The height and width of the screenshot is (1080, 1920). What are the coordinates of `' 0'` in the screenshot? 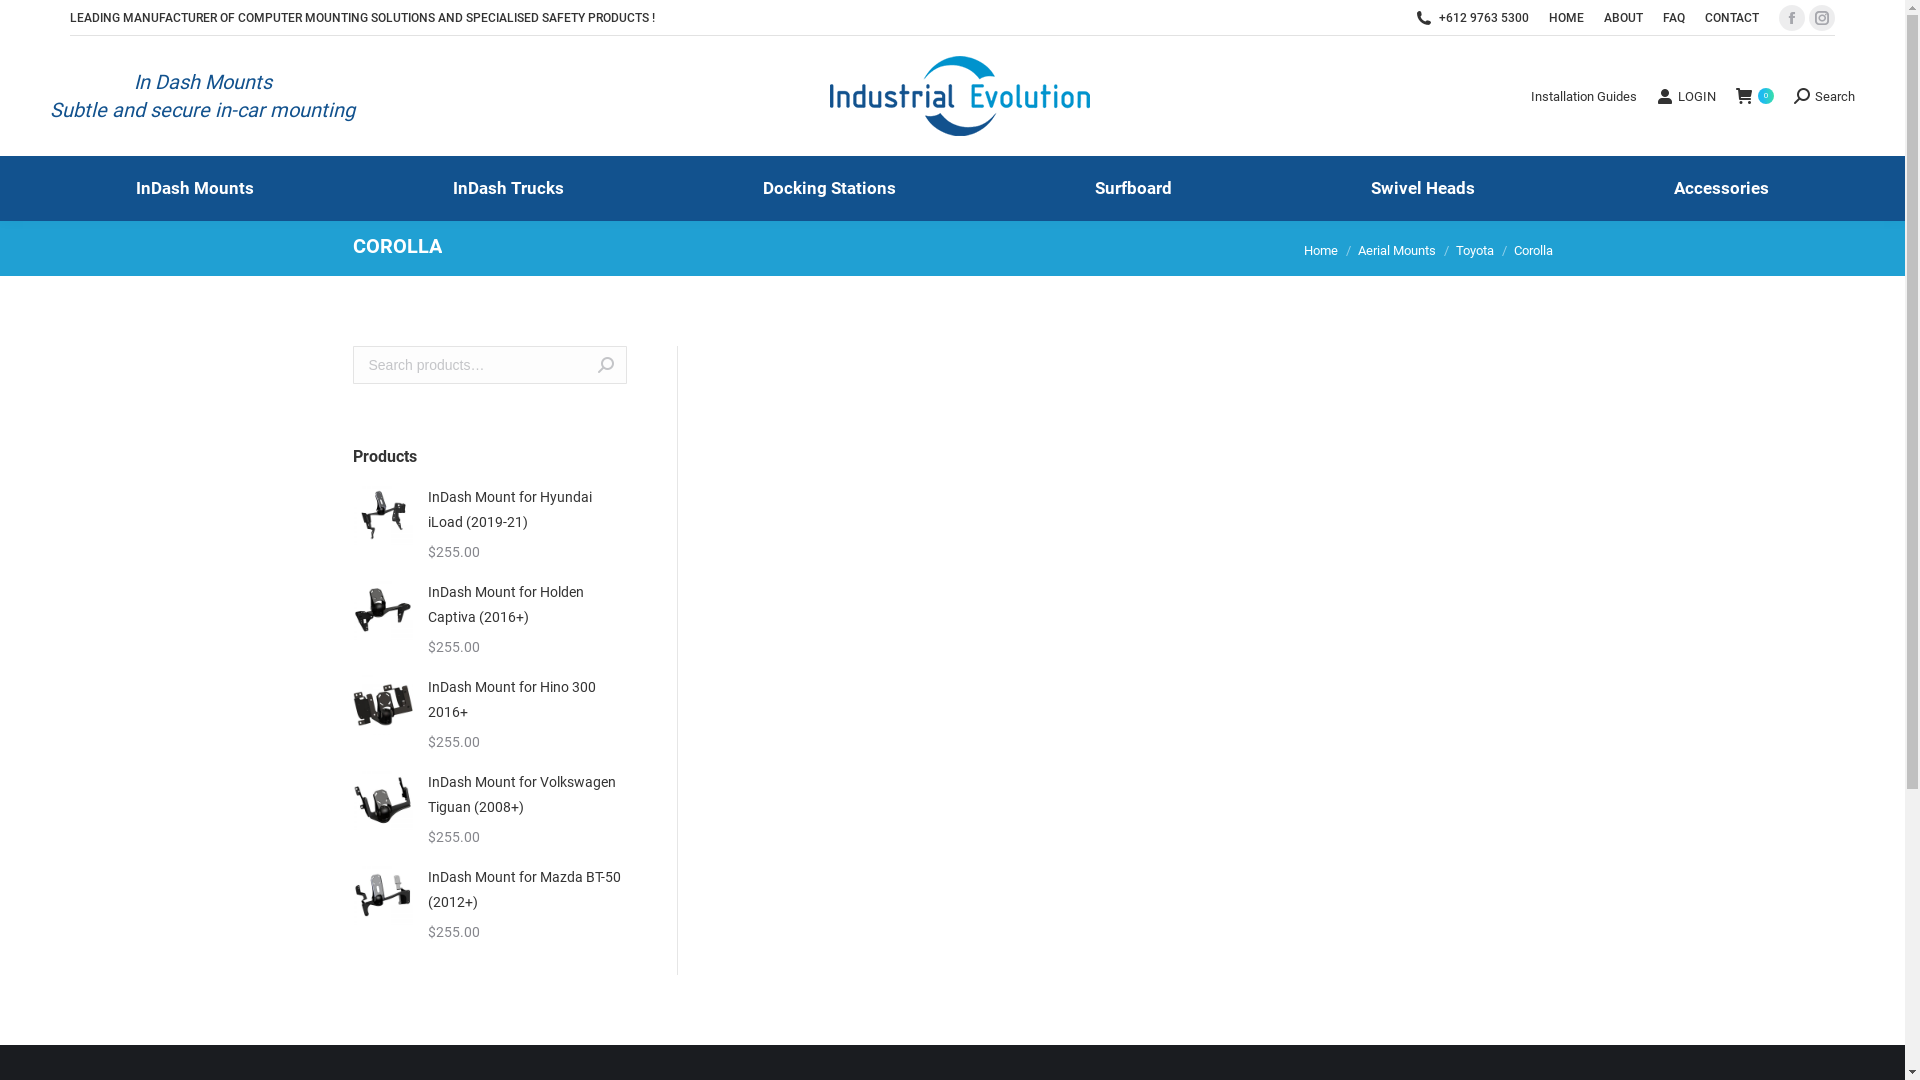 It's located at (1735, 96).